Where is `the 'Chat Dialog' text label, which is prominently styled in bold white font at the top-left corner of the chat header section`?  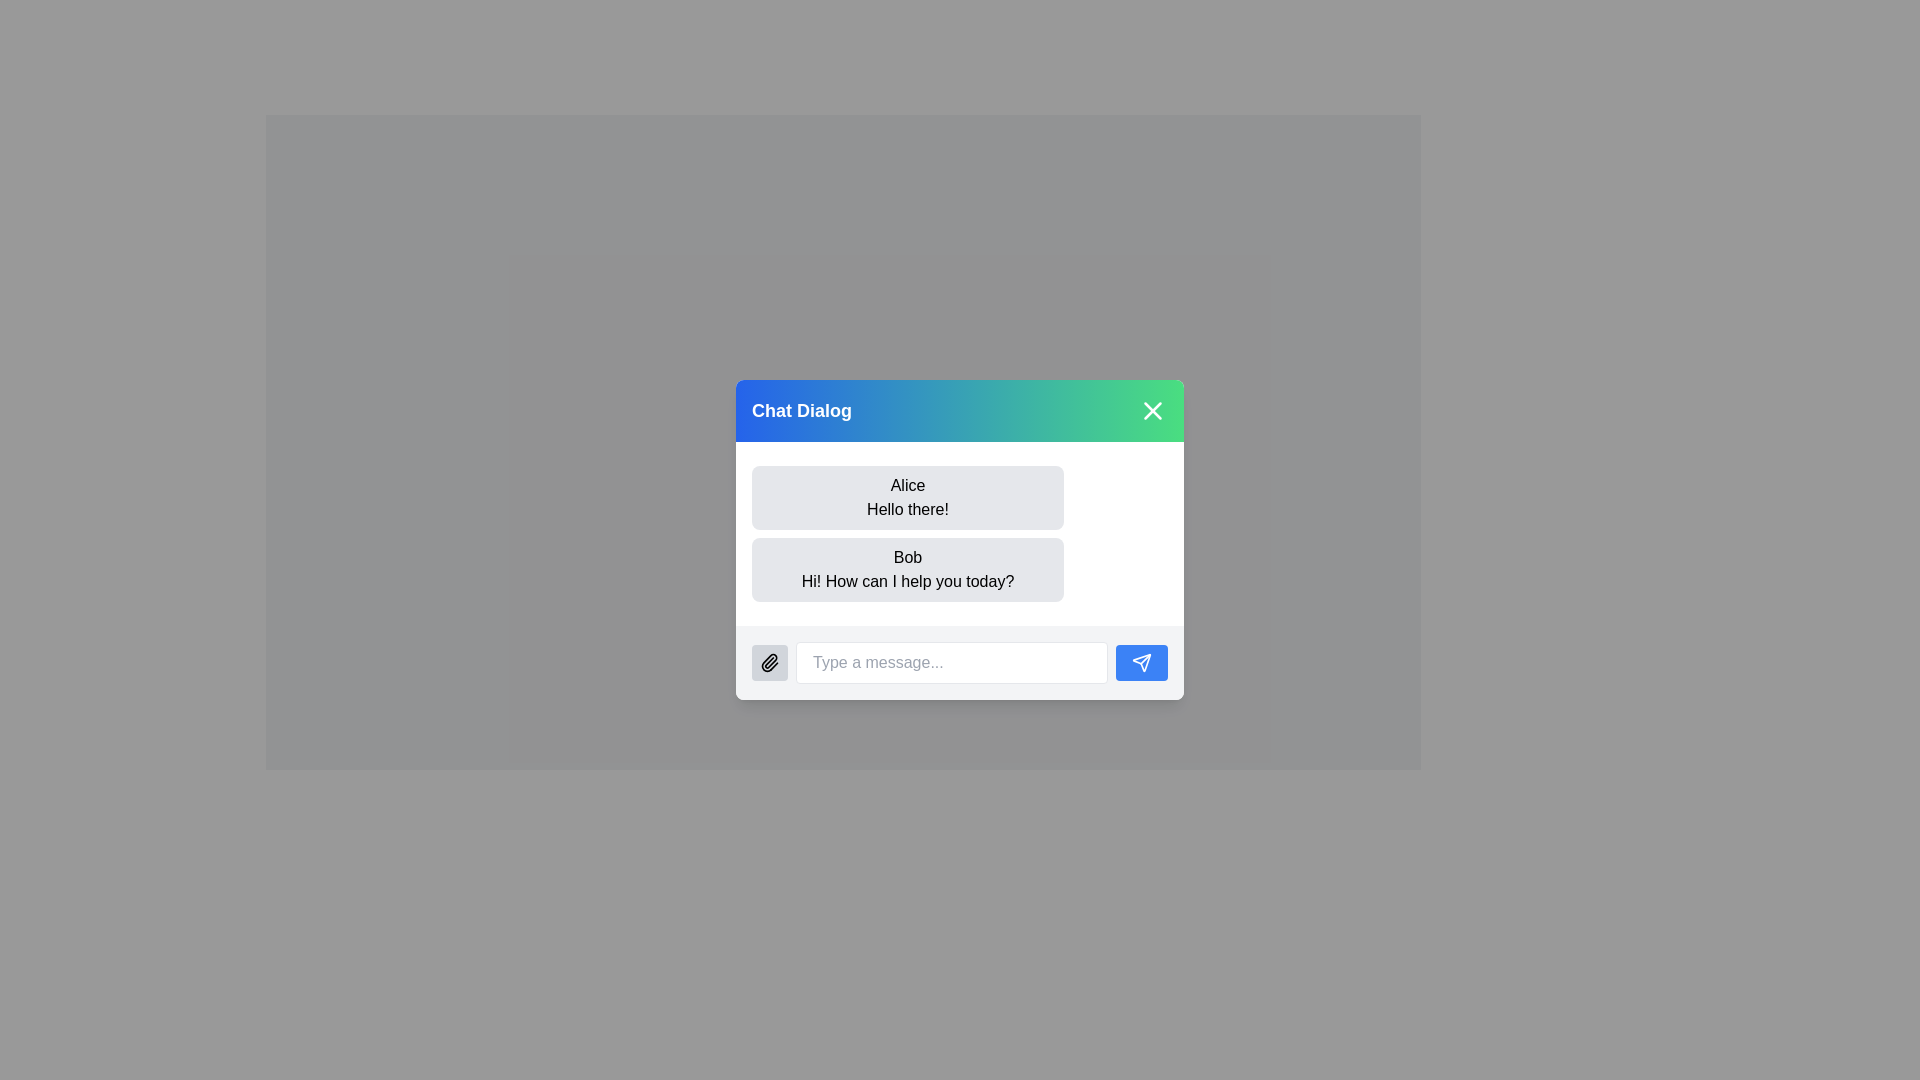 the 'Chat Dialog' text label, which is prominently styled in bold white font at the top-left corner of the chat header section is located at coordinates (801, 410).